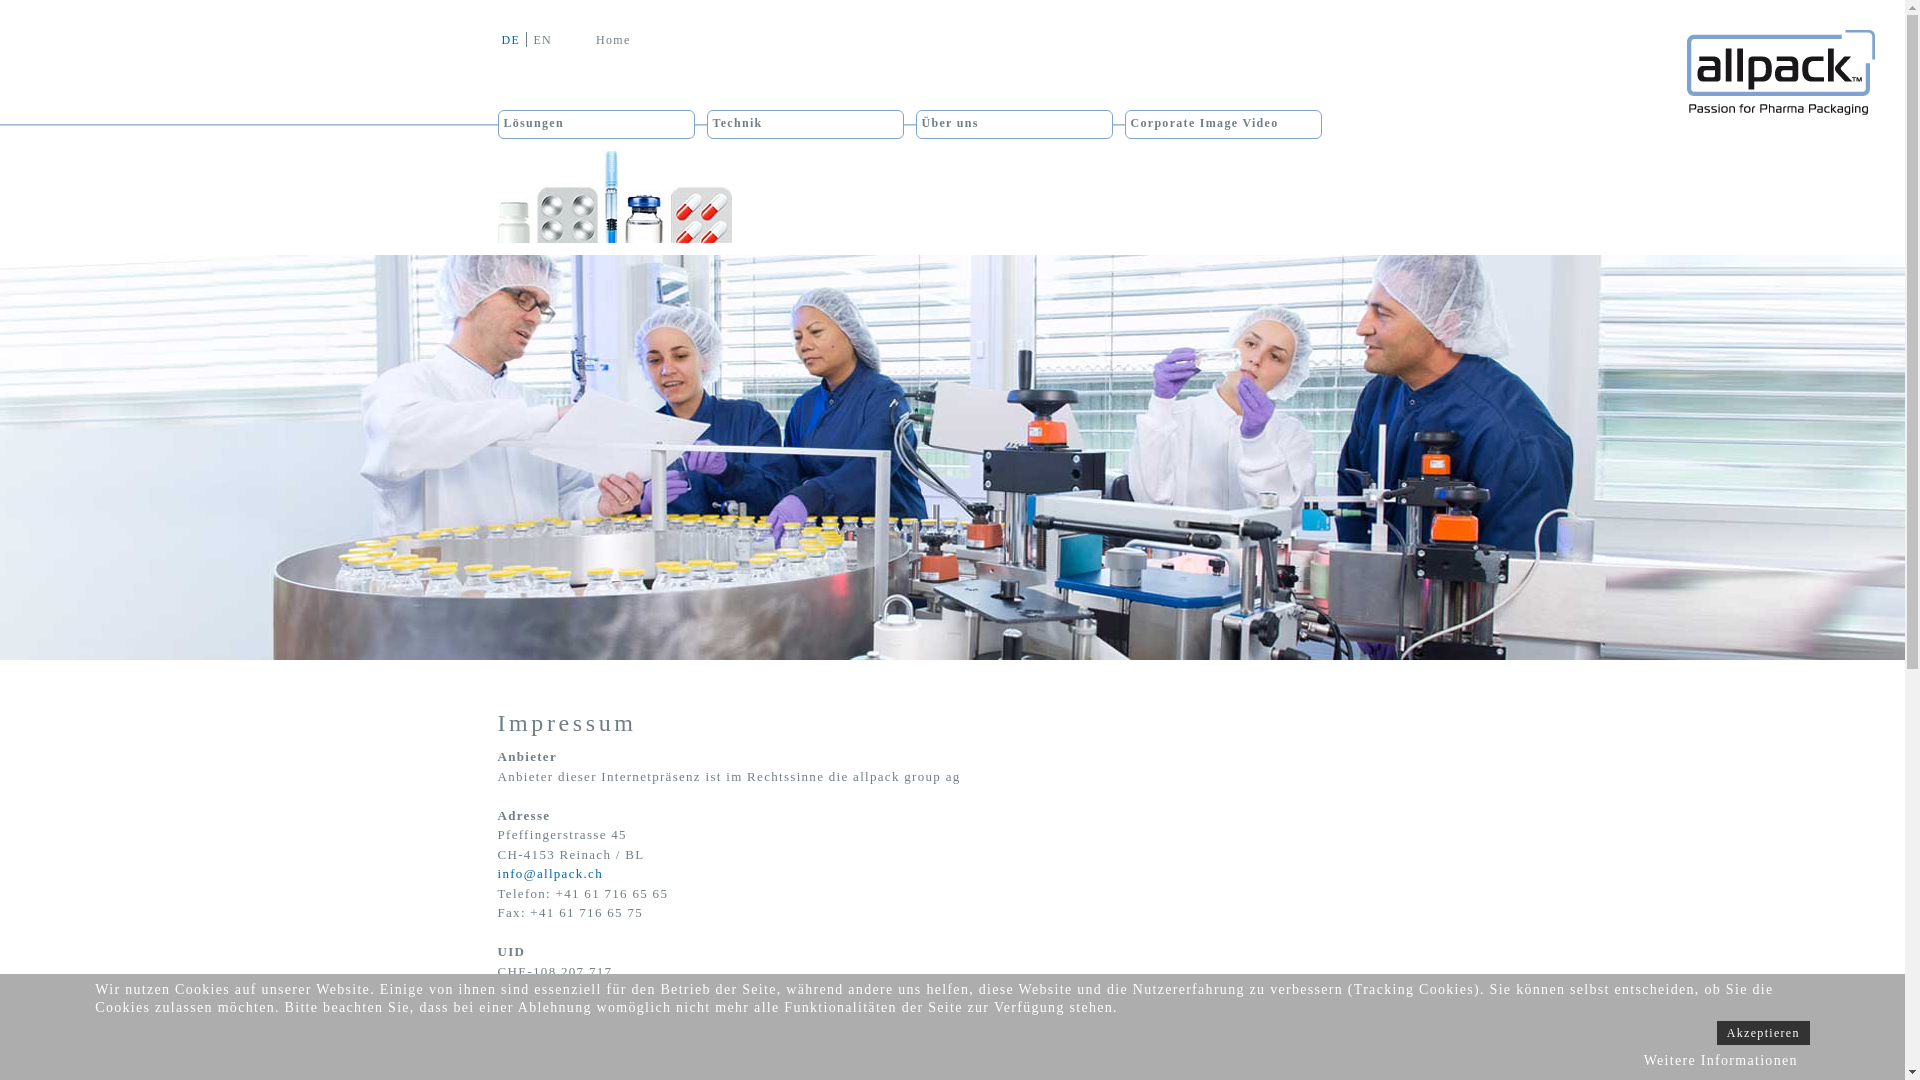  I want to click on 'info@allpack.ch', so click(550, 872).